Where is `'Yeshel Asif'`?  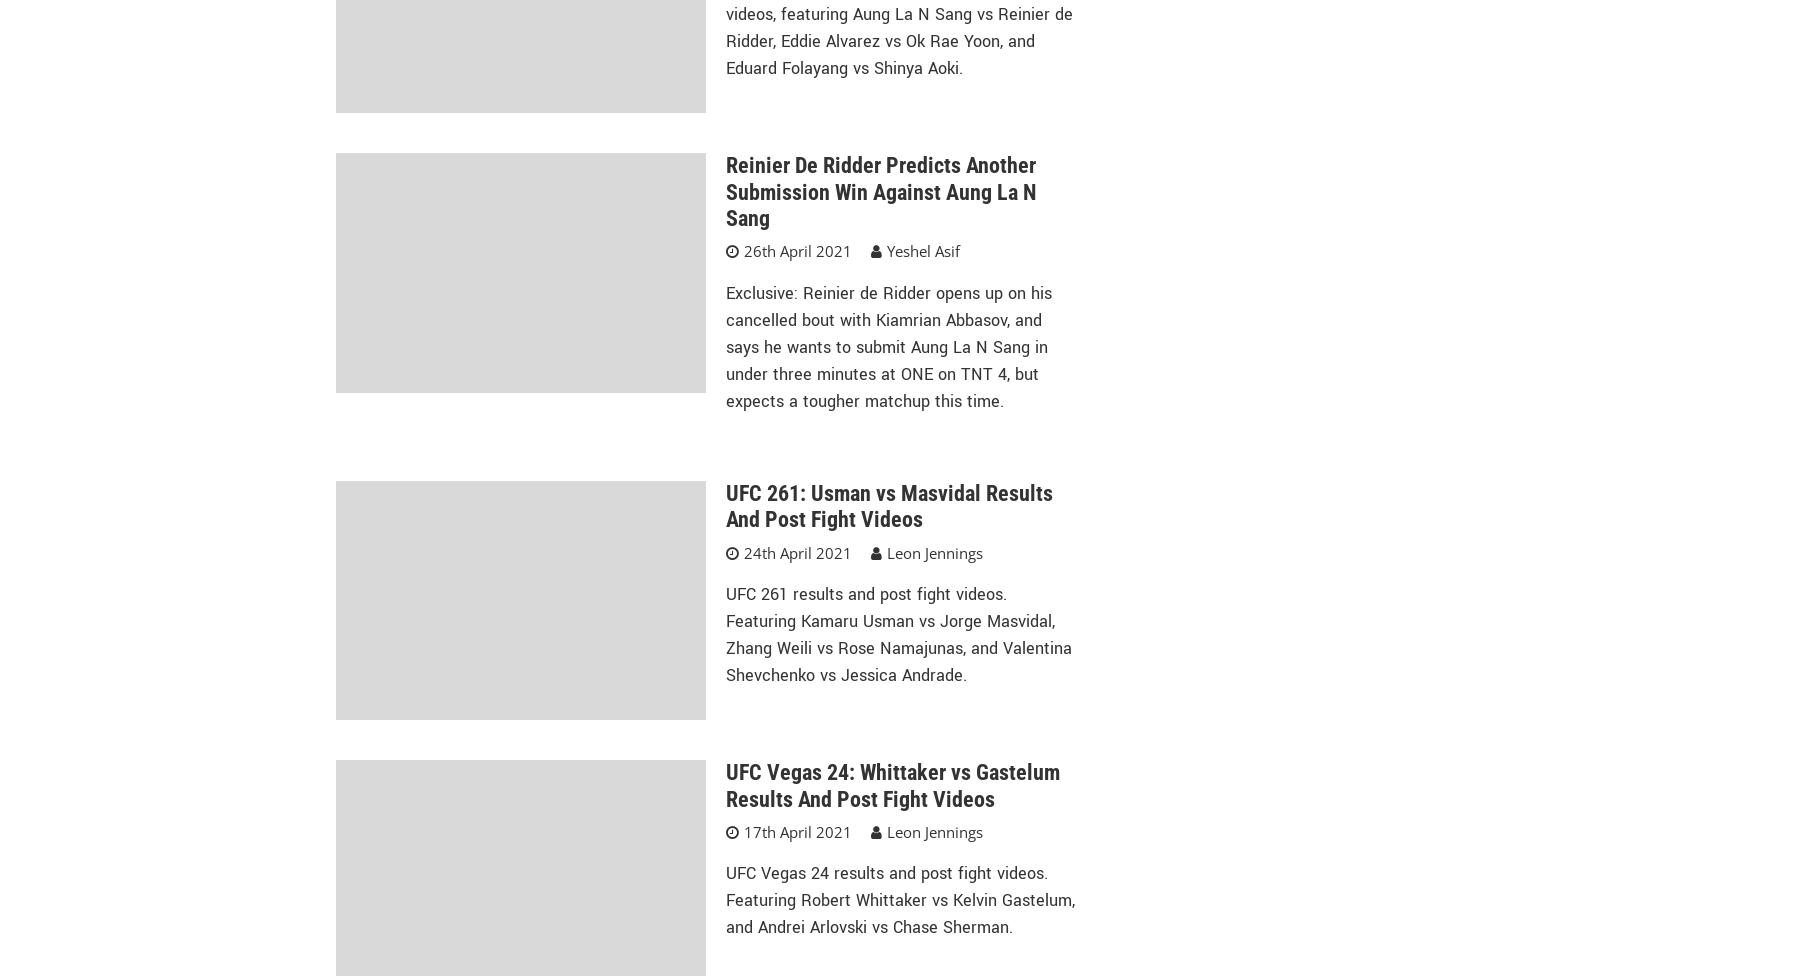 'Yeshel Asif' is located at coordinates (921, 251).